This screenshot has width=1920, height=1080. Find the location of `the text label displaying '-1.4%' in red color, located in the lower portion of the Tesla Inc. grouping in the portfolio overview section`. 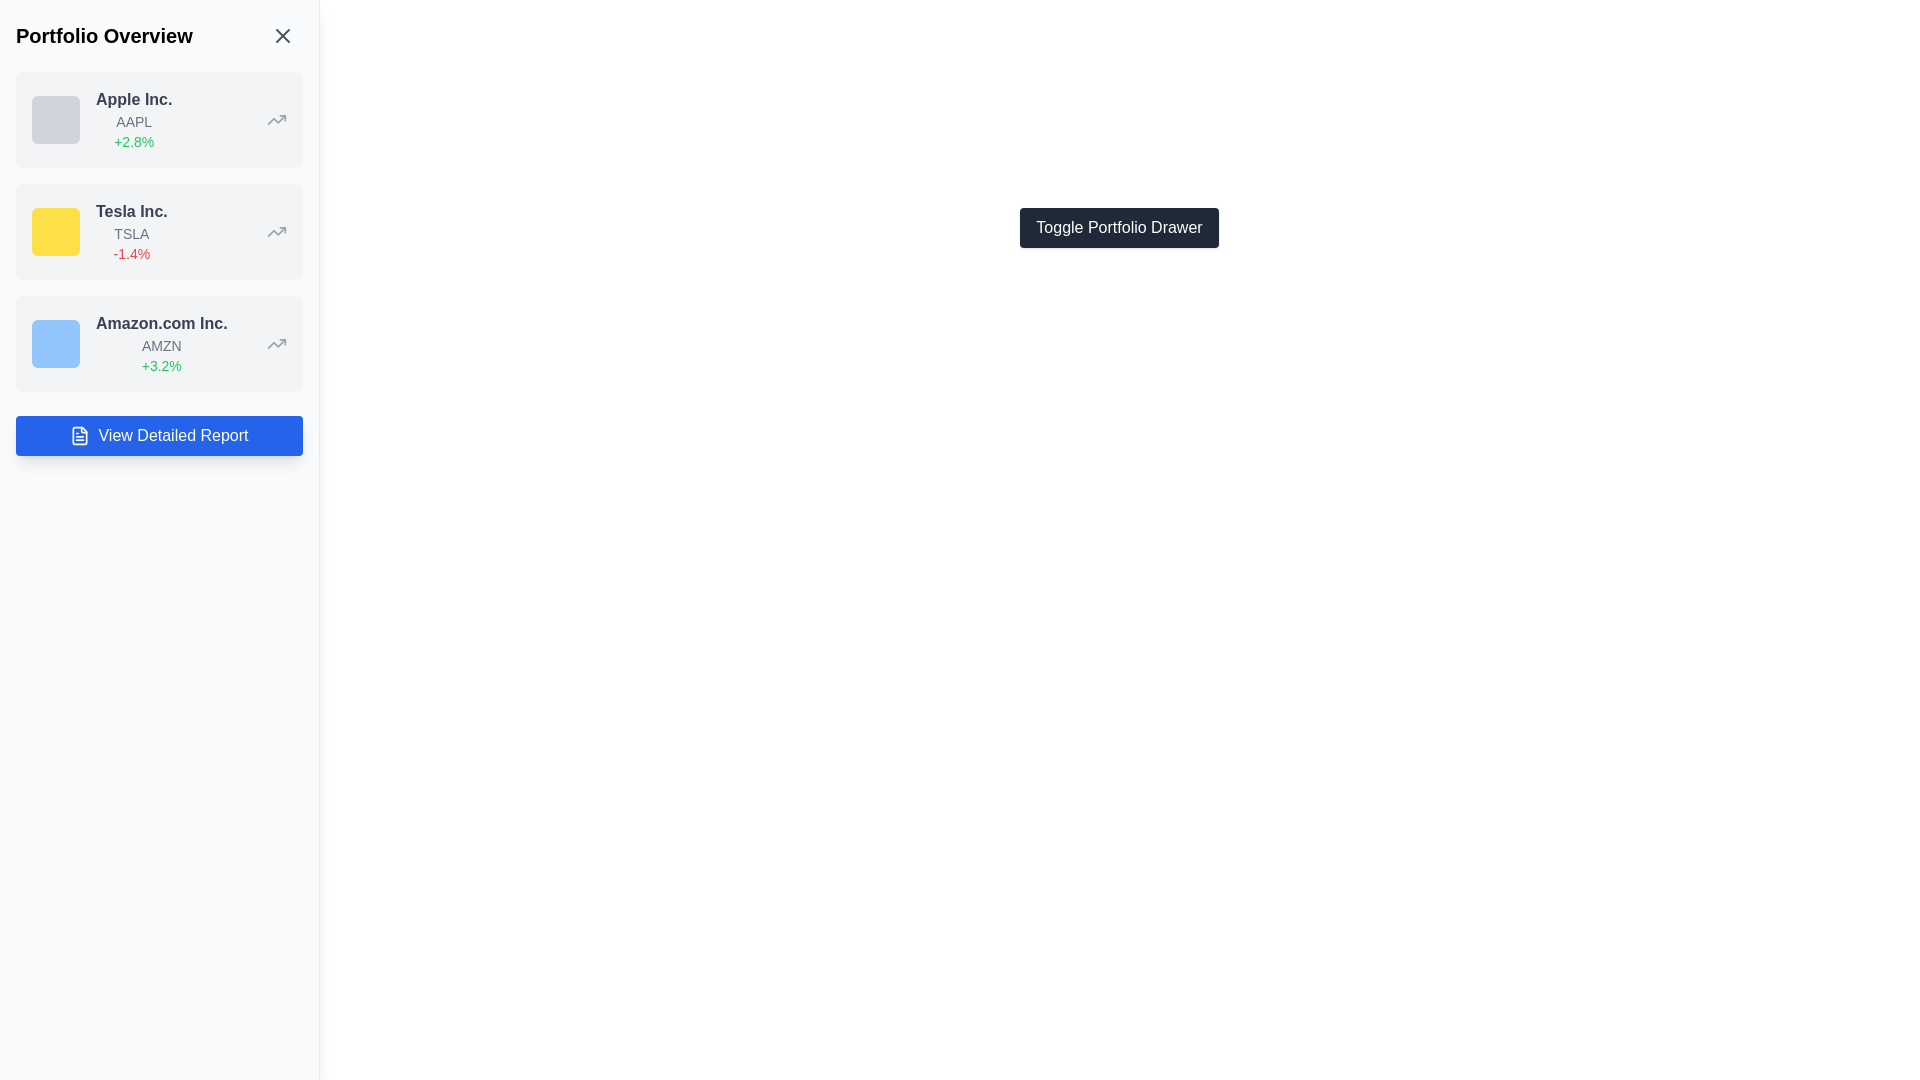

the text label displaying '-1.4%' in red color, located in the lower portion of the Tesla Inc. grouping in the portfolio overview section is located at coordinates (130, 253).